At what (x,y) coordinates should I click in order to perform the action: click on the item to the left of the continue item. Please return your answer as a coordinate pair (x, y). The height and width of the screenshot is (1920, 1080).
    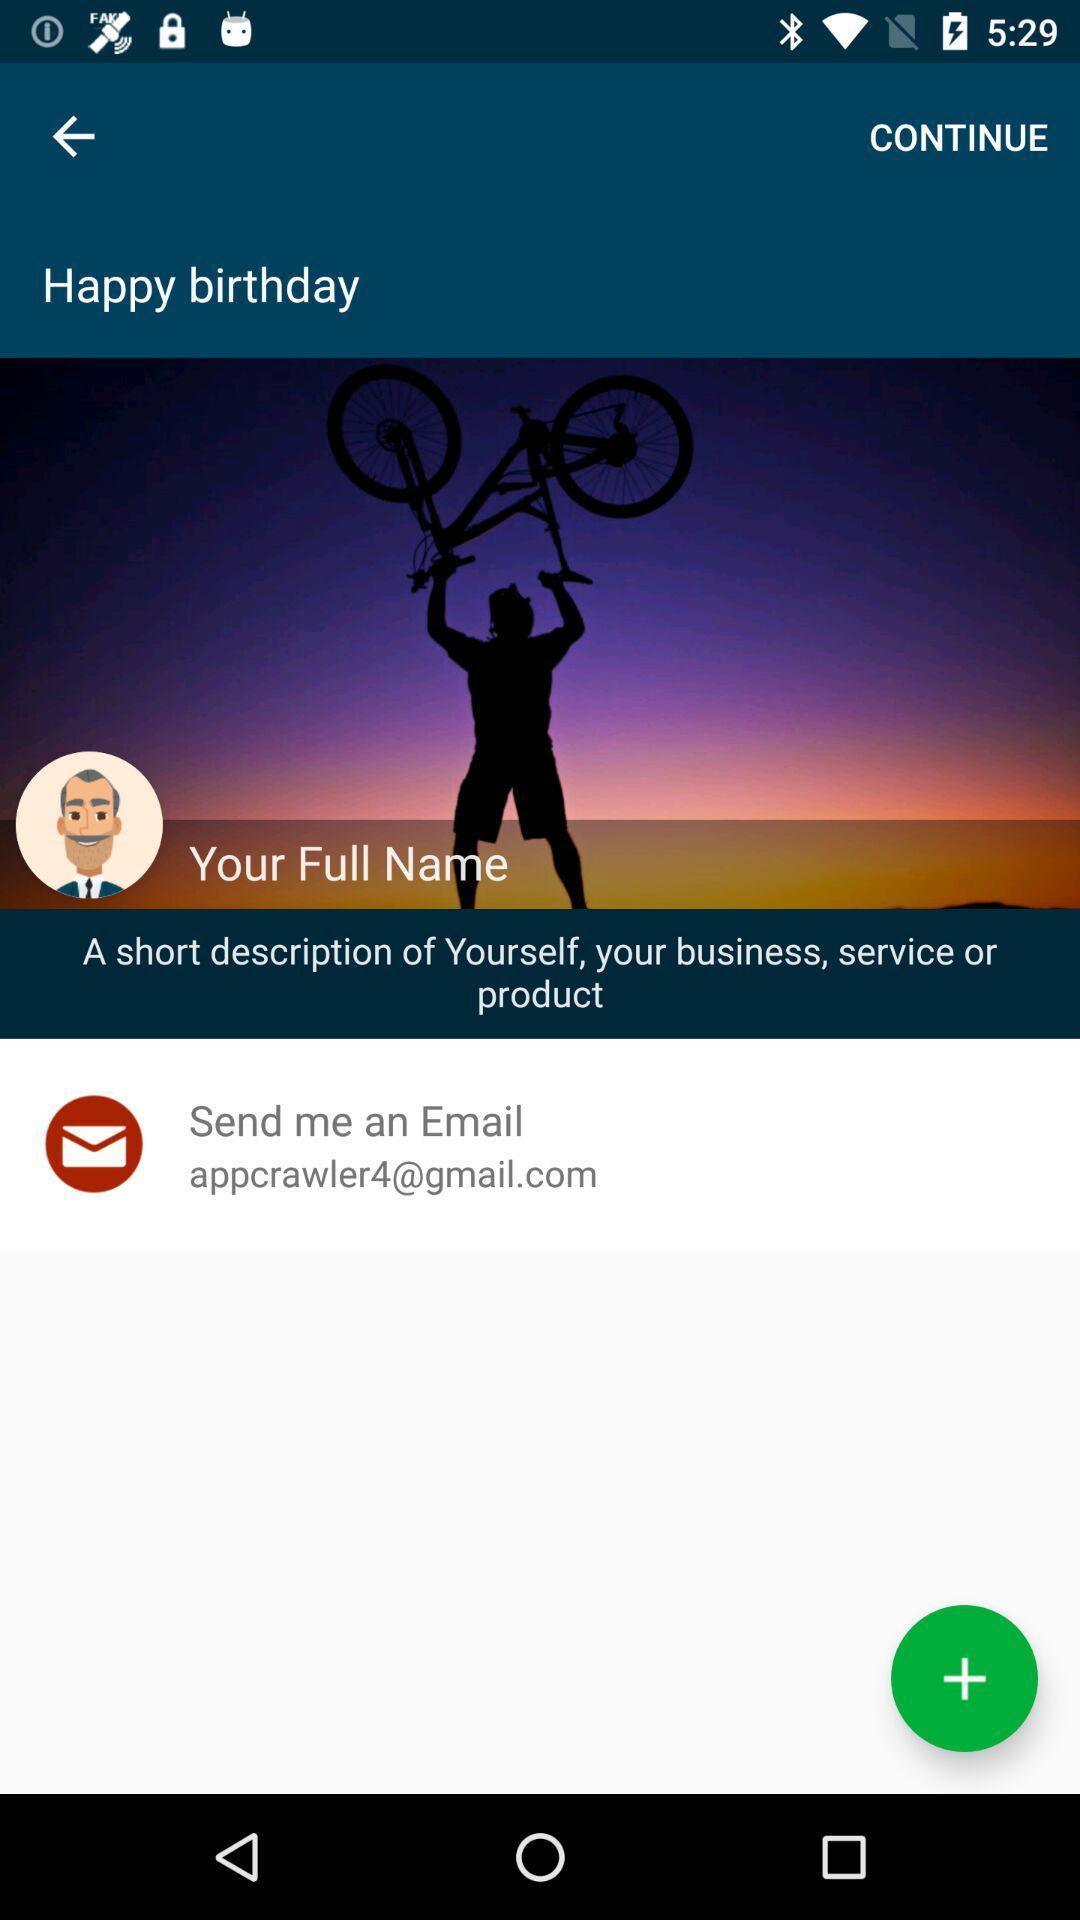
    Looking at the image, I should click on (72, 135).